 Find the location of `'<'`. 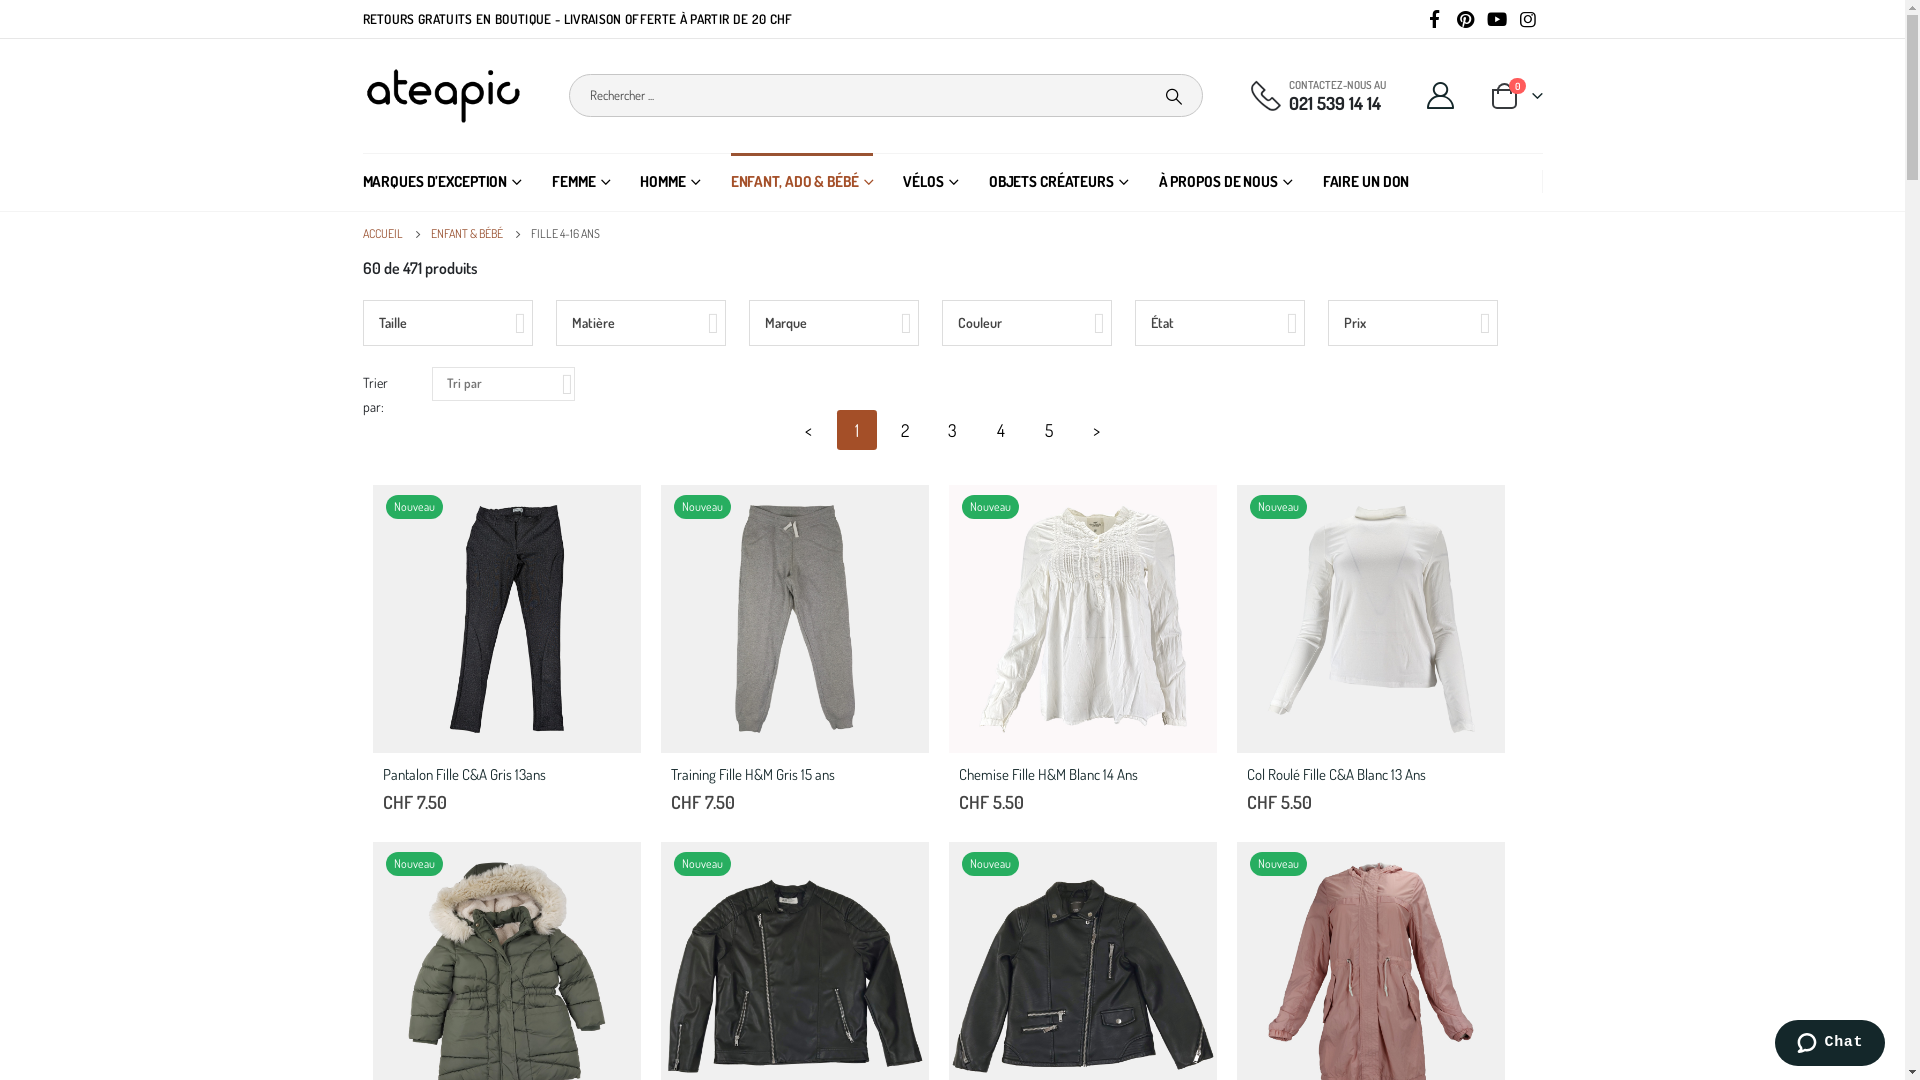

'<' is located at coordinates (807, 428).